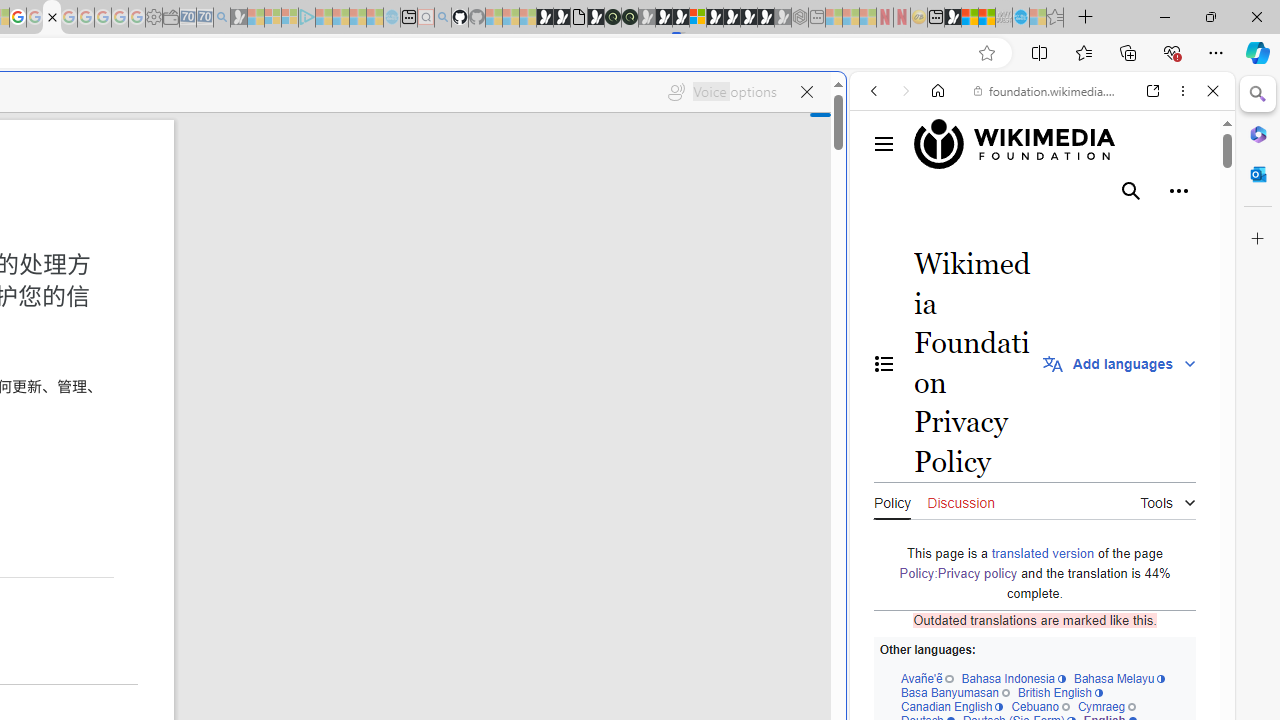  Describe the element at coordinates (1045, 91) in the screenshot. I see `'foundation.wikimedia.org'` at that location.